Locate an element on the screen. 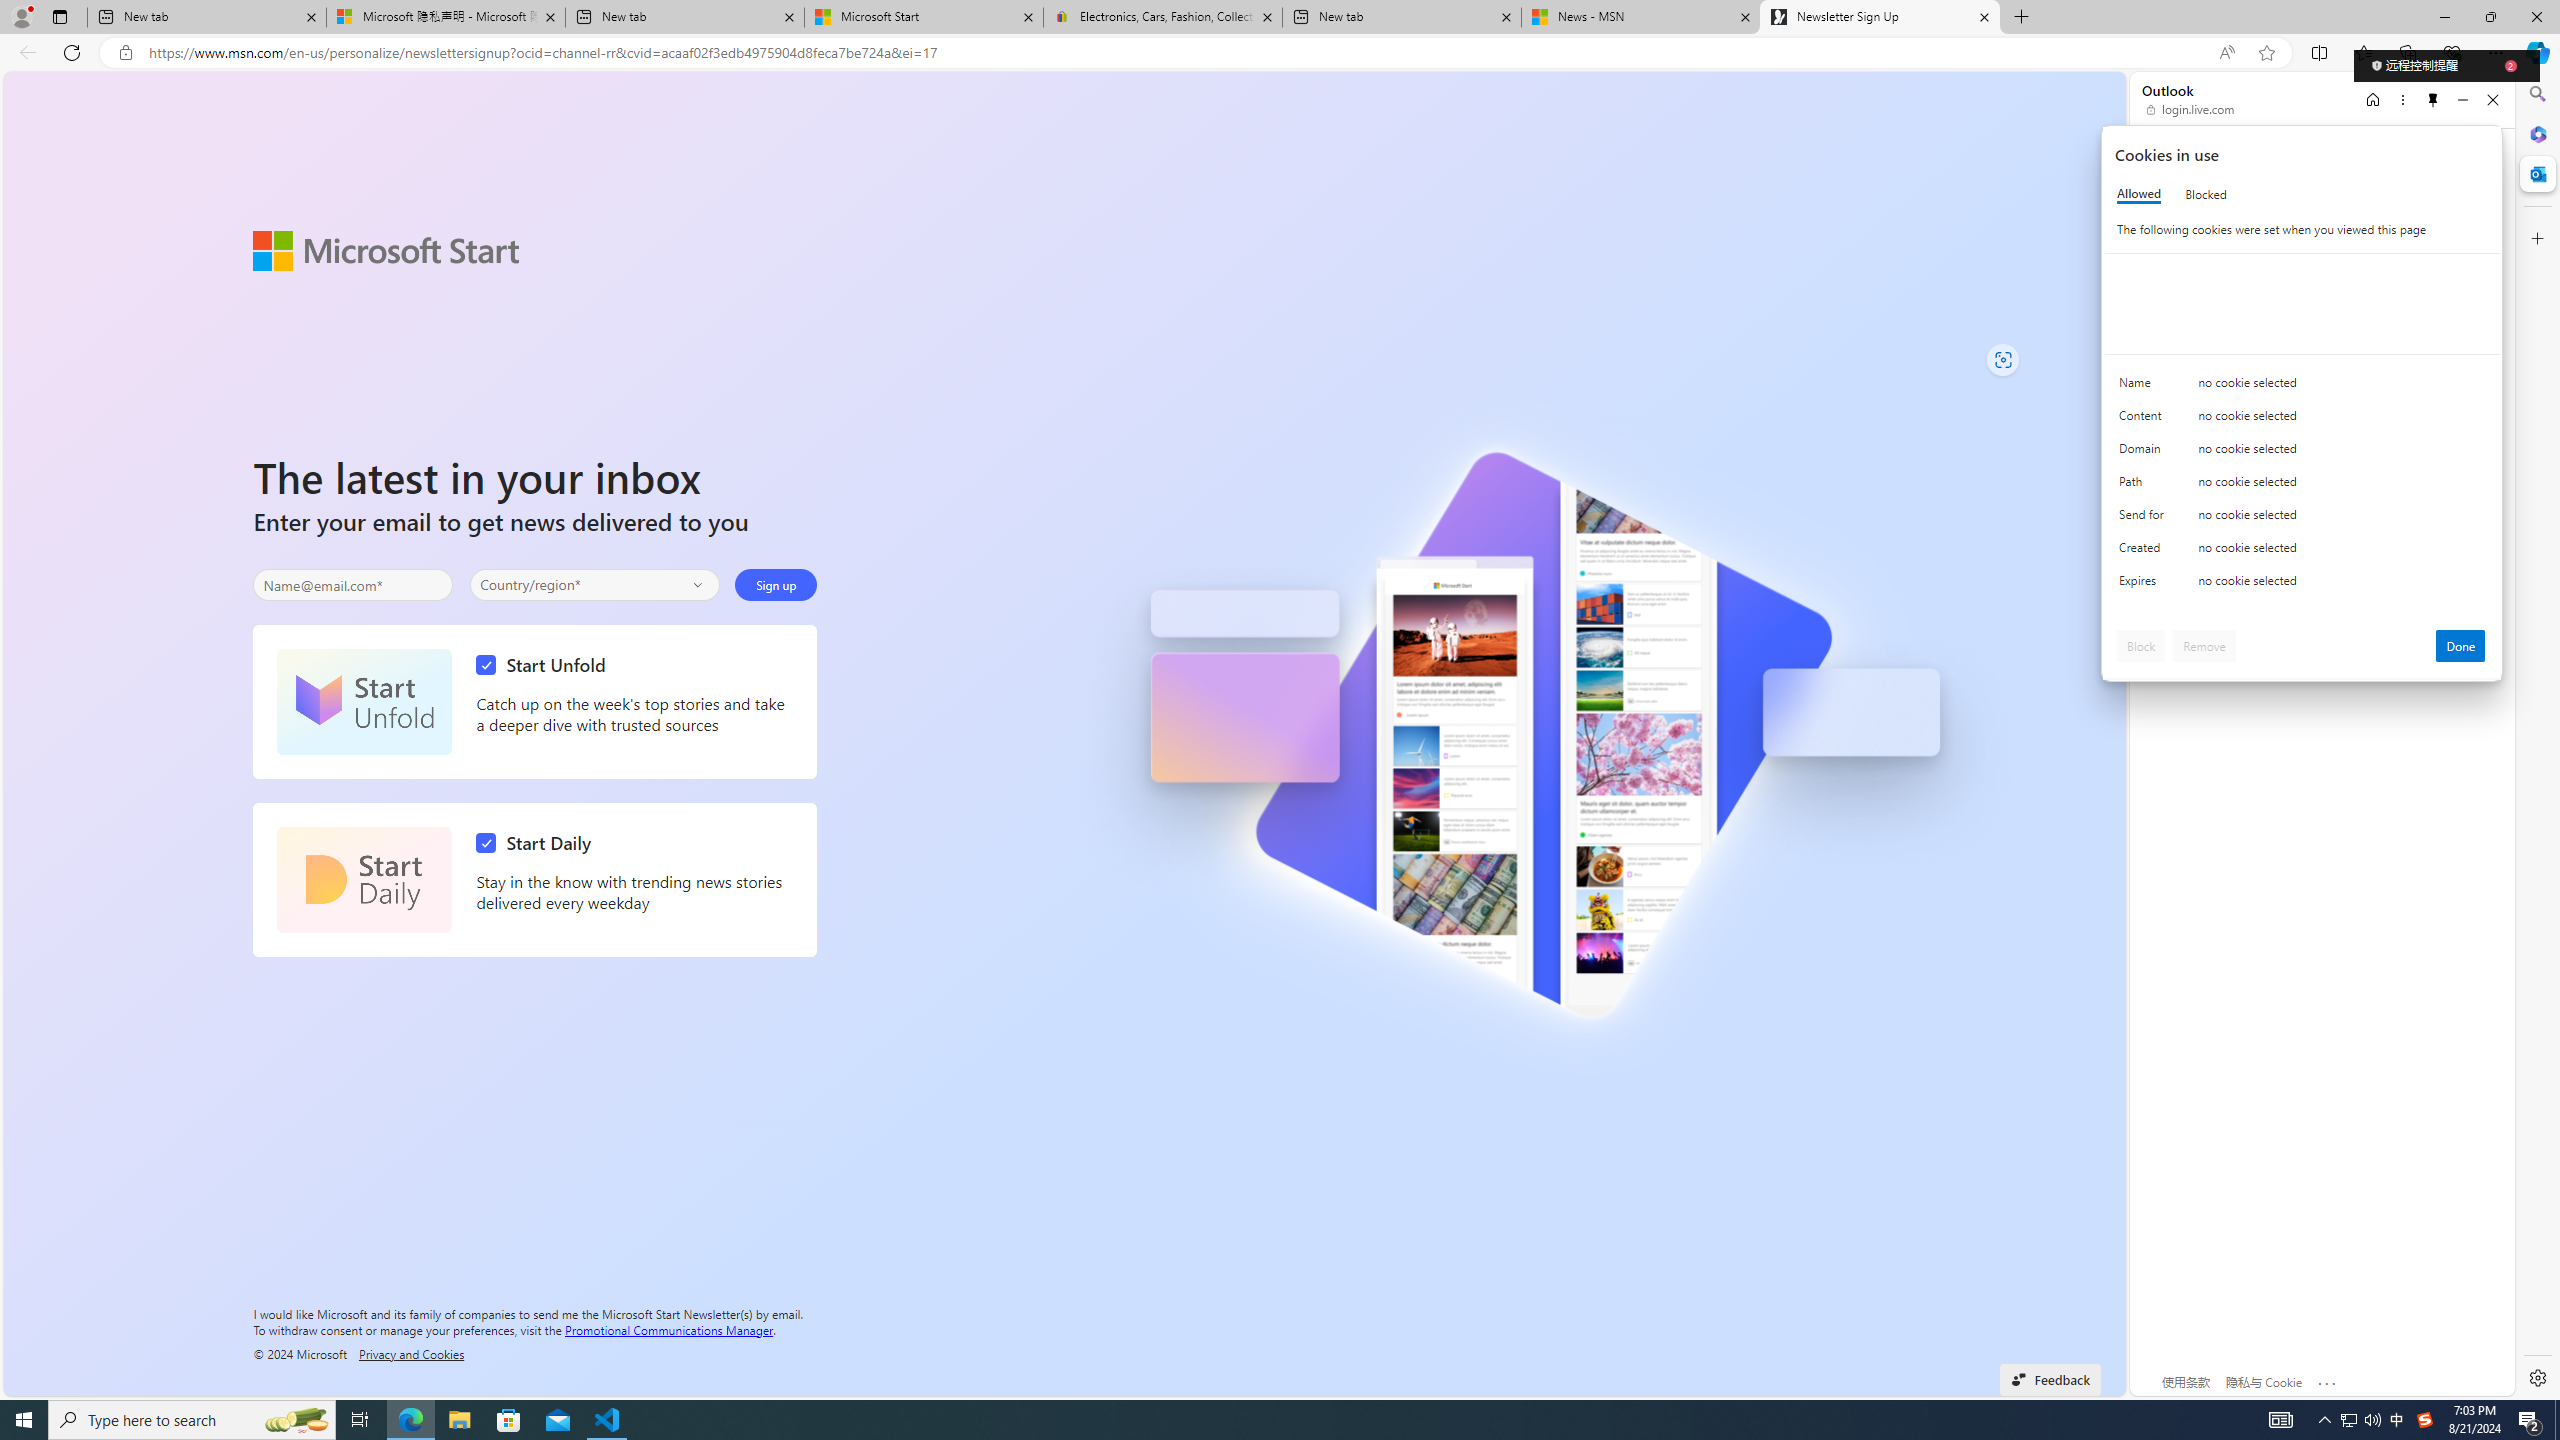  'Start Unfold' is located at coordinates (363, 701).